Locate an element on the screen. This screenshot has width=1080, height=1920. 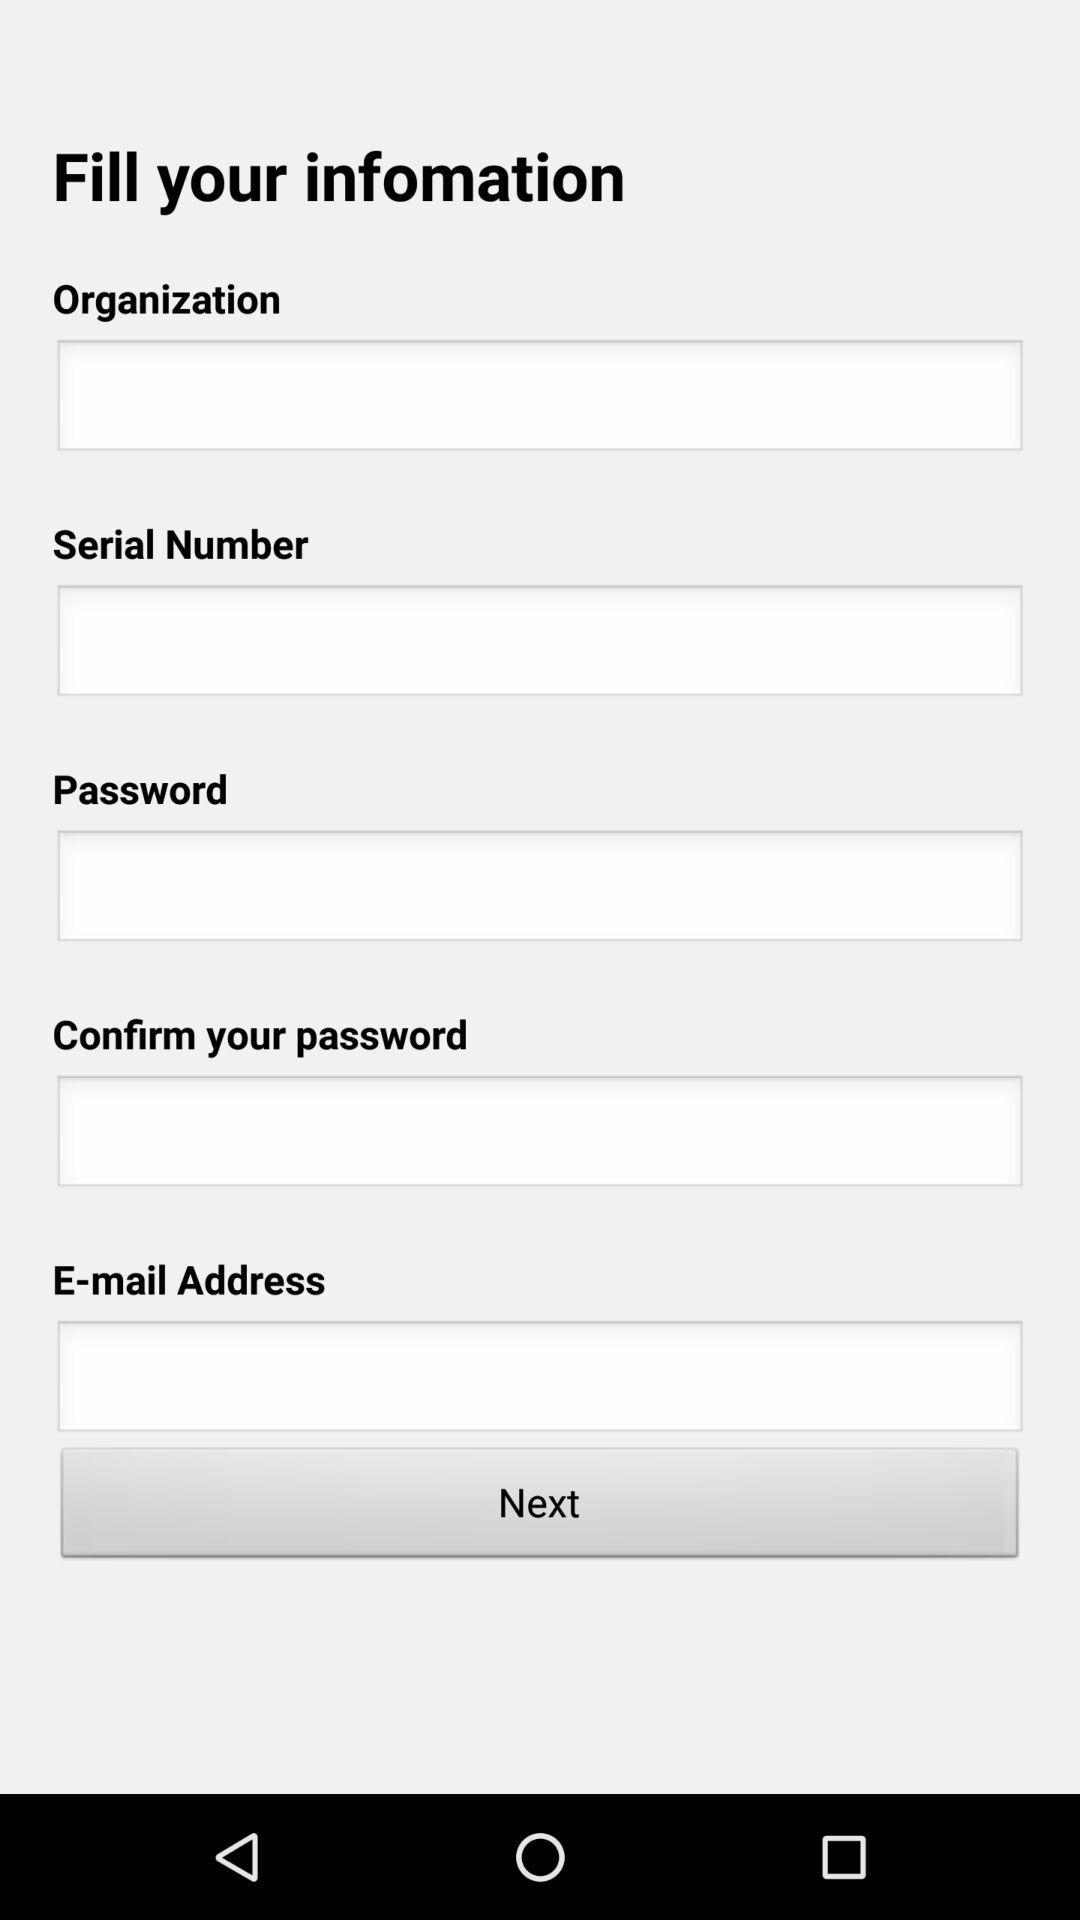
type organization name is located at coordinates (540, 400).